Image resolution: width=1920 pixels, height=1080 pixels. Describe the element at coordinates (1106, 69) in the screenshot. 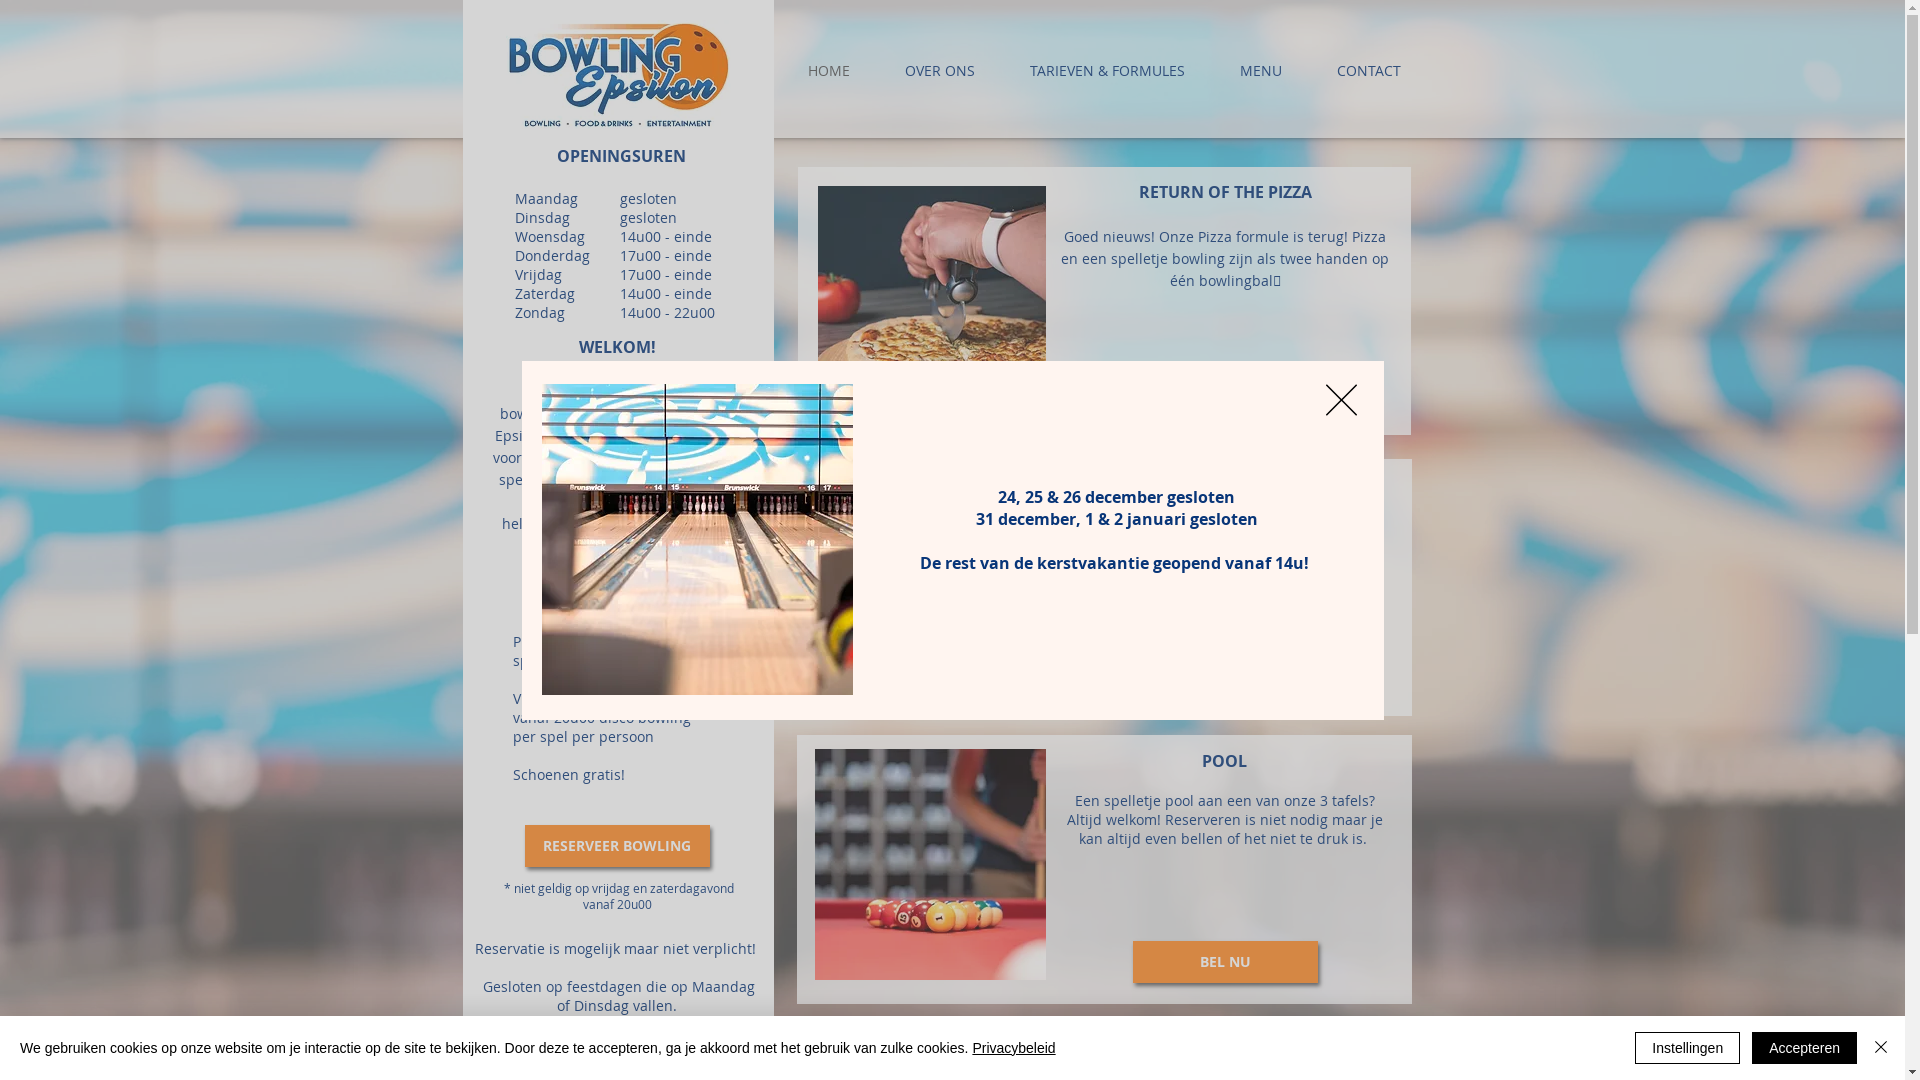

I see `'TARIEVEN & FORMULES'` at that location.